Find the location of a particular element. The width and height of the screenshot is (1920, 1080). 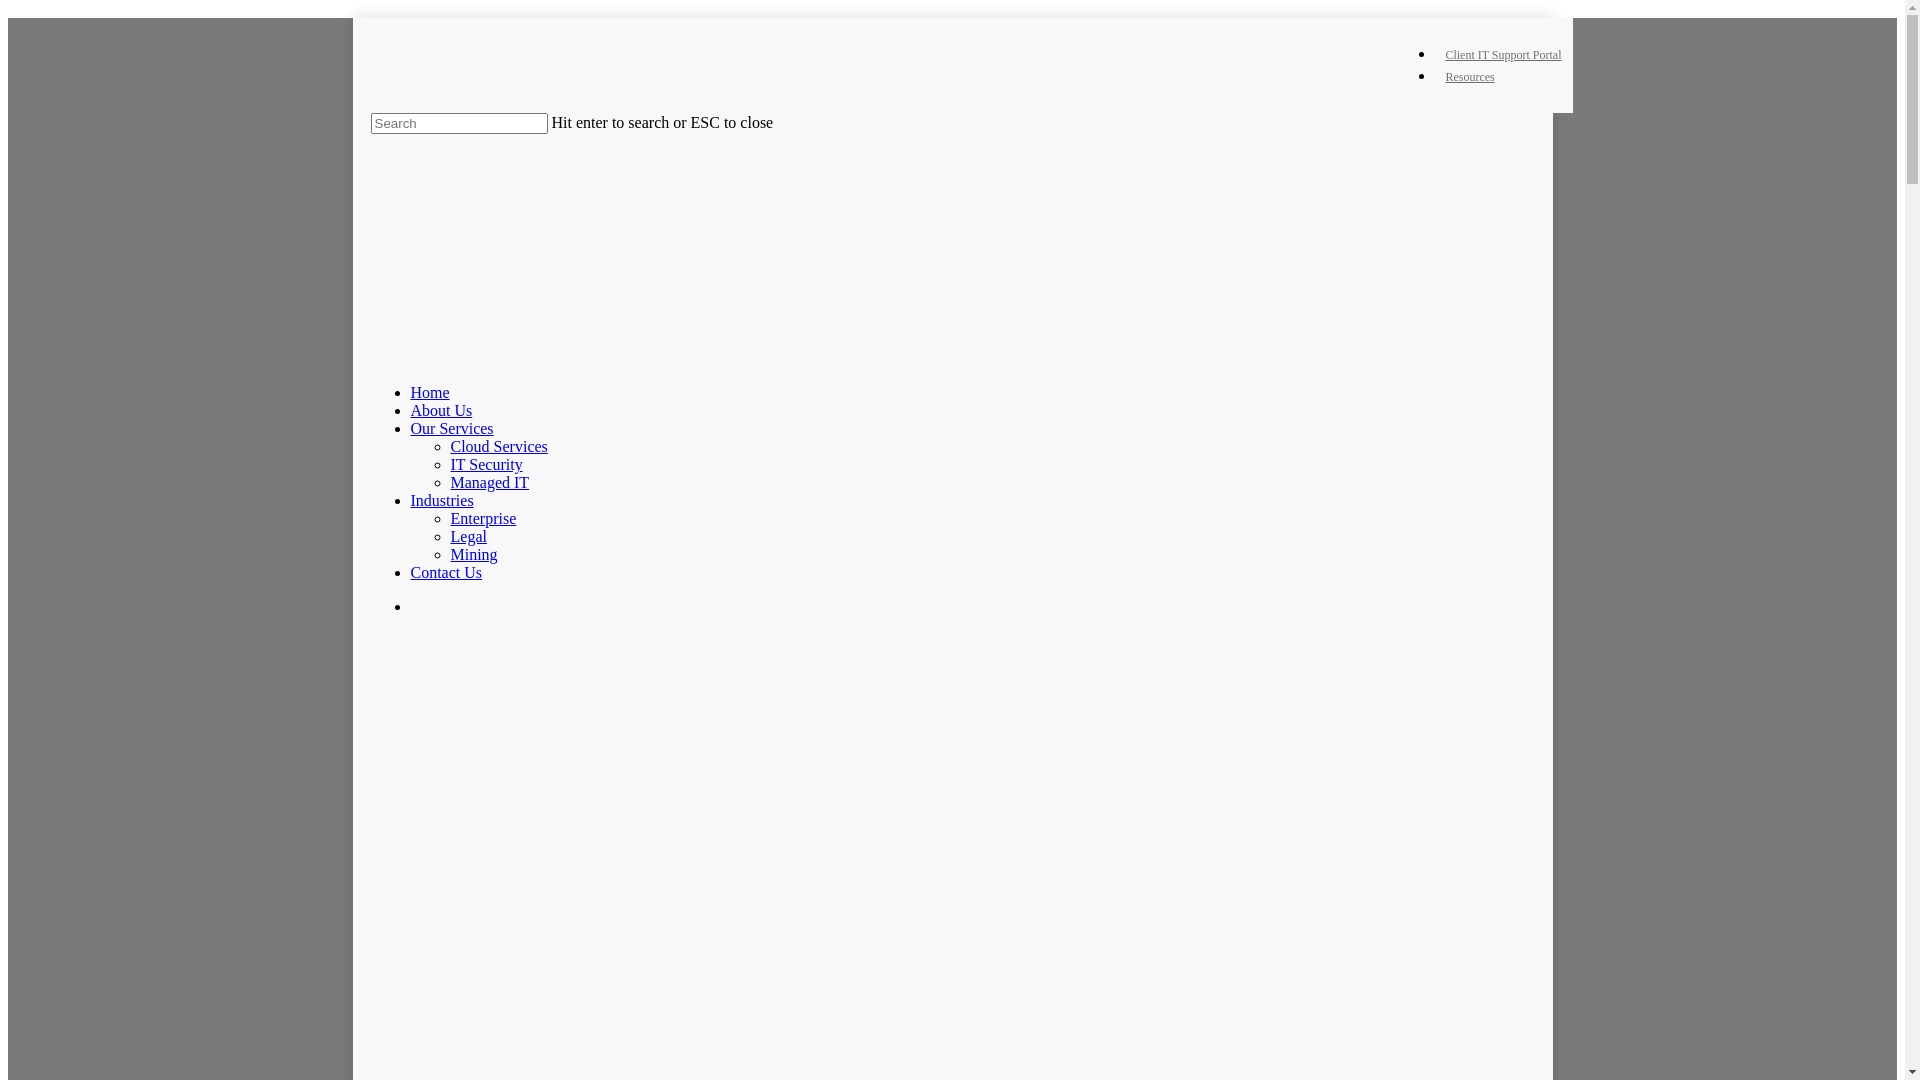

'Our Services' is located at coordinates (450, 427).